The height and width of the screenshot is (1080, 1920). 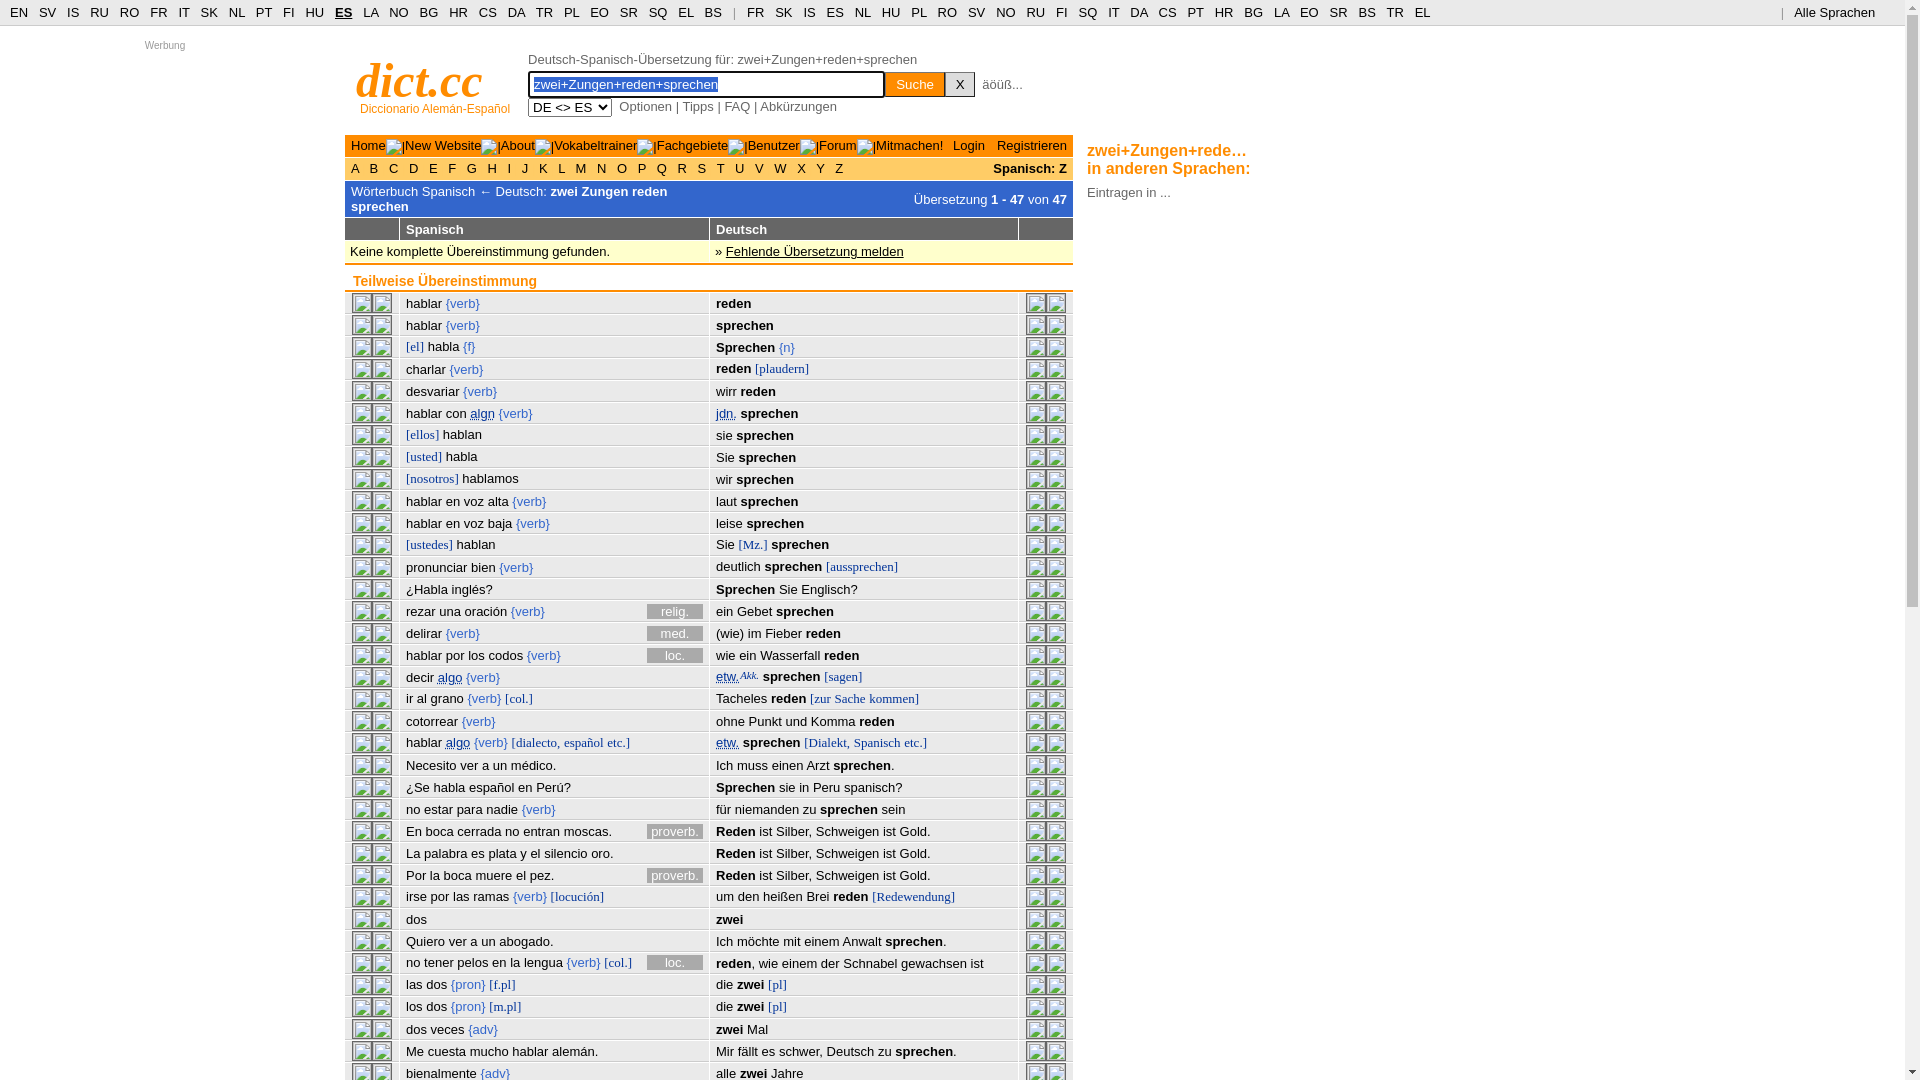 I want to click on 'sein', so click(x=881, y=808).